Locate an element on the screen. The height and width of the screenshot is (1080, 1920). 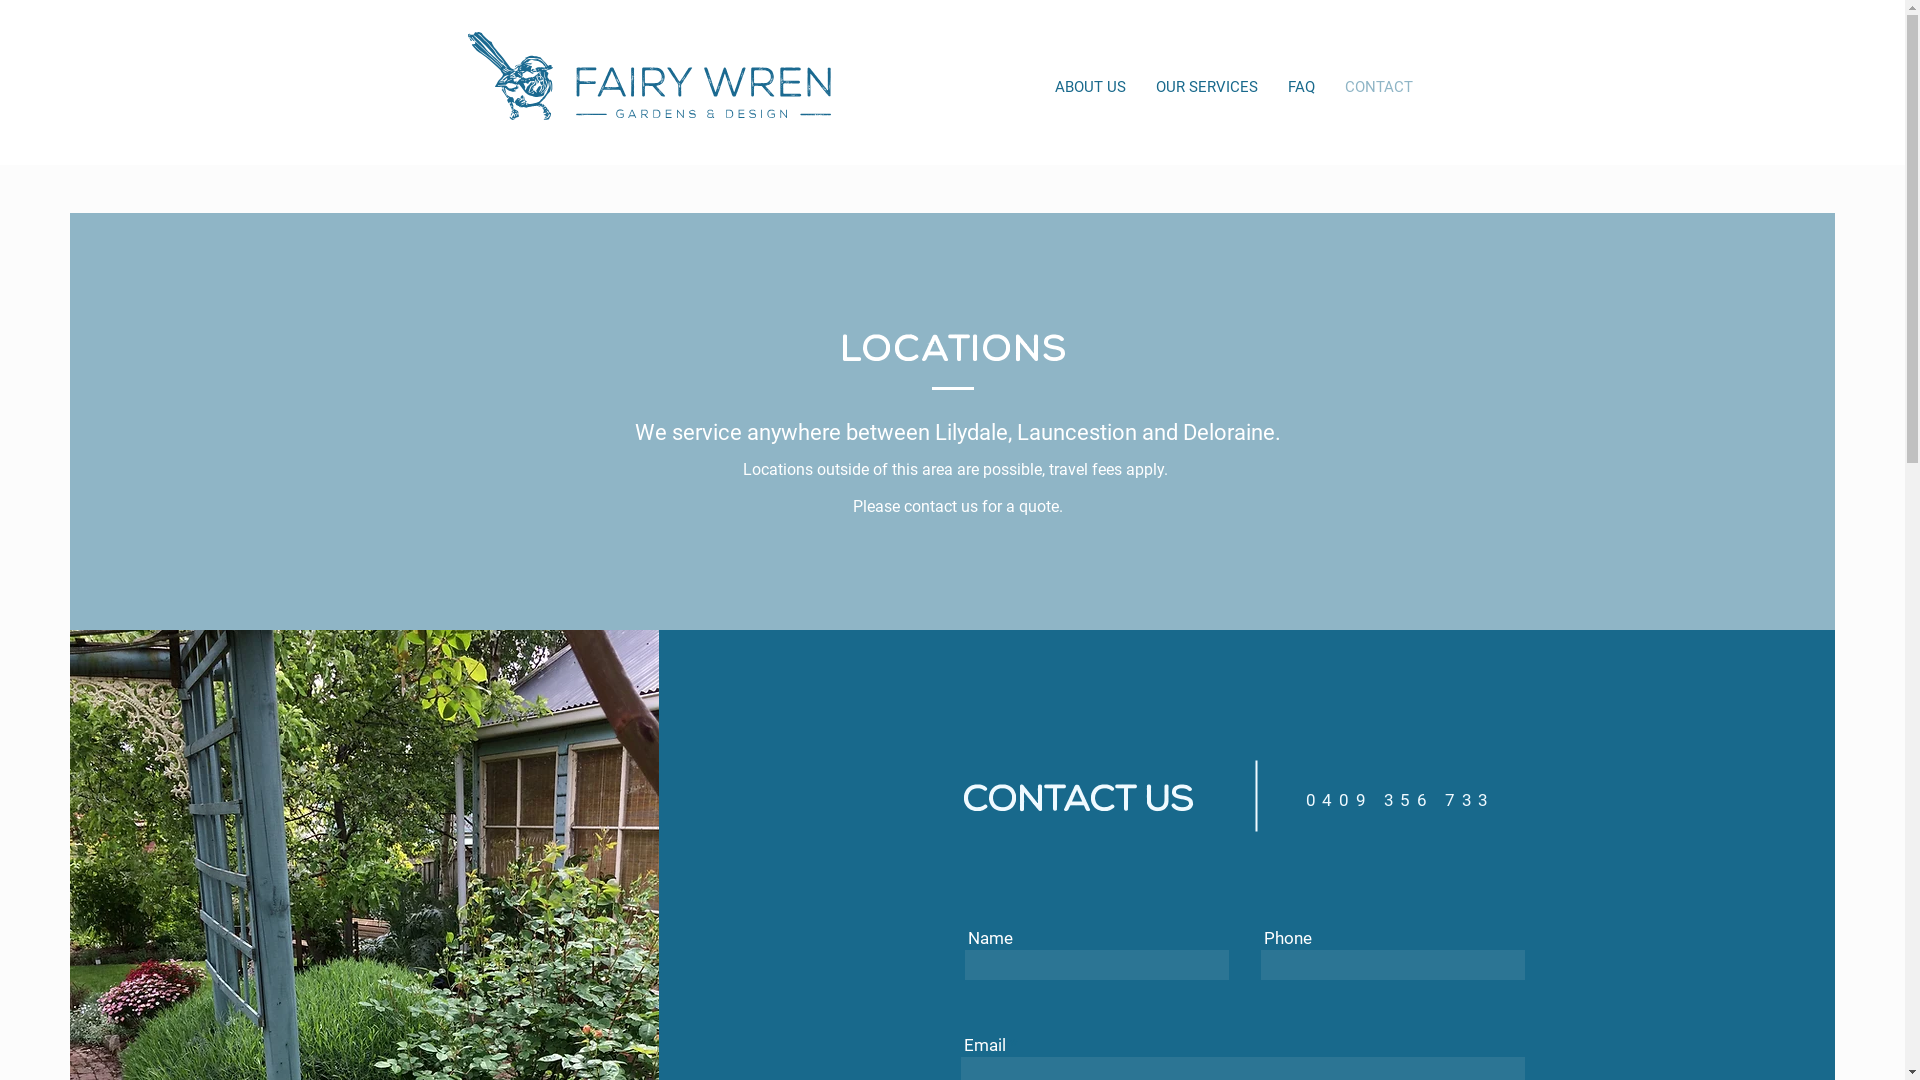
'ABOUT US' is located at coordinates (1089, 86).